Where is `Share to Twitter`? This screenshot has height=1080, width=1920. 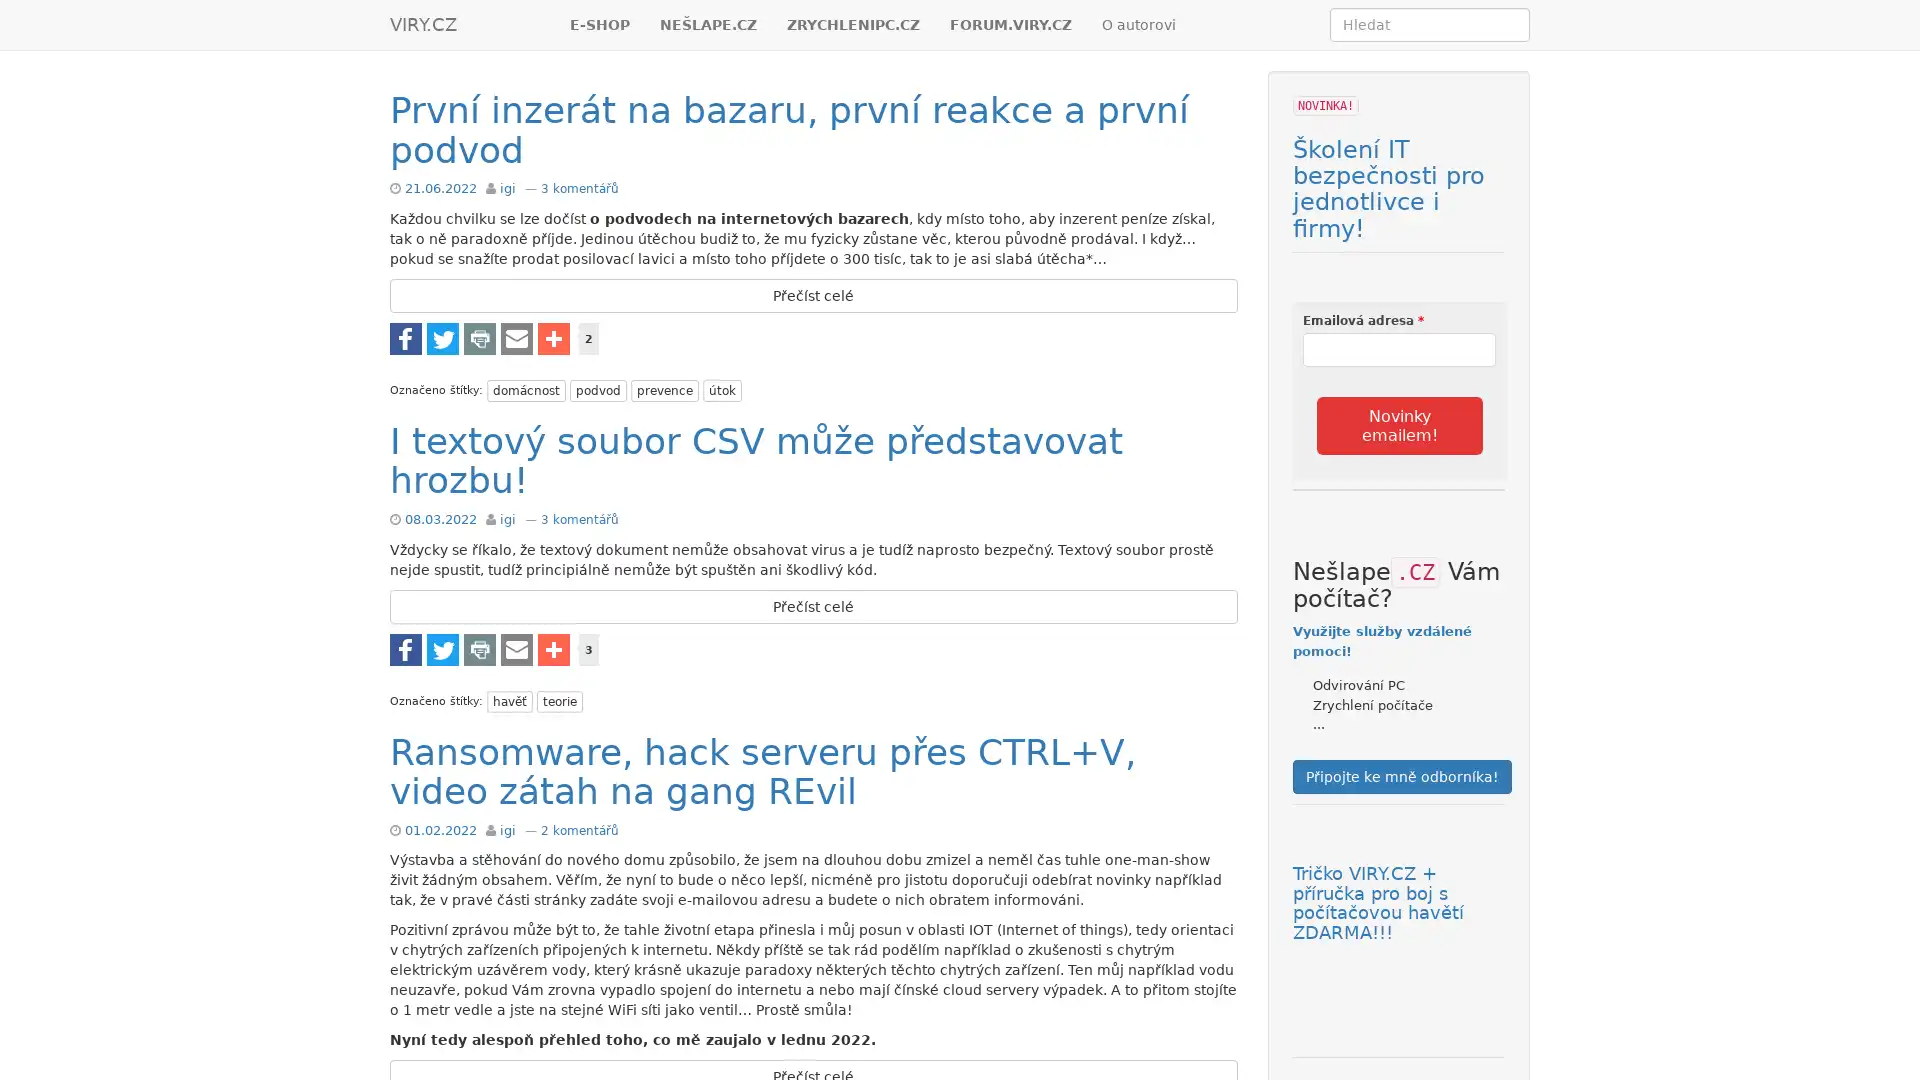
Share to Twitter is located at coordinates (441, 648).